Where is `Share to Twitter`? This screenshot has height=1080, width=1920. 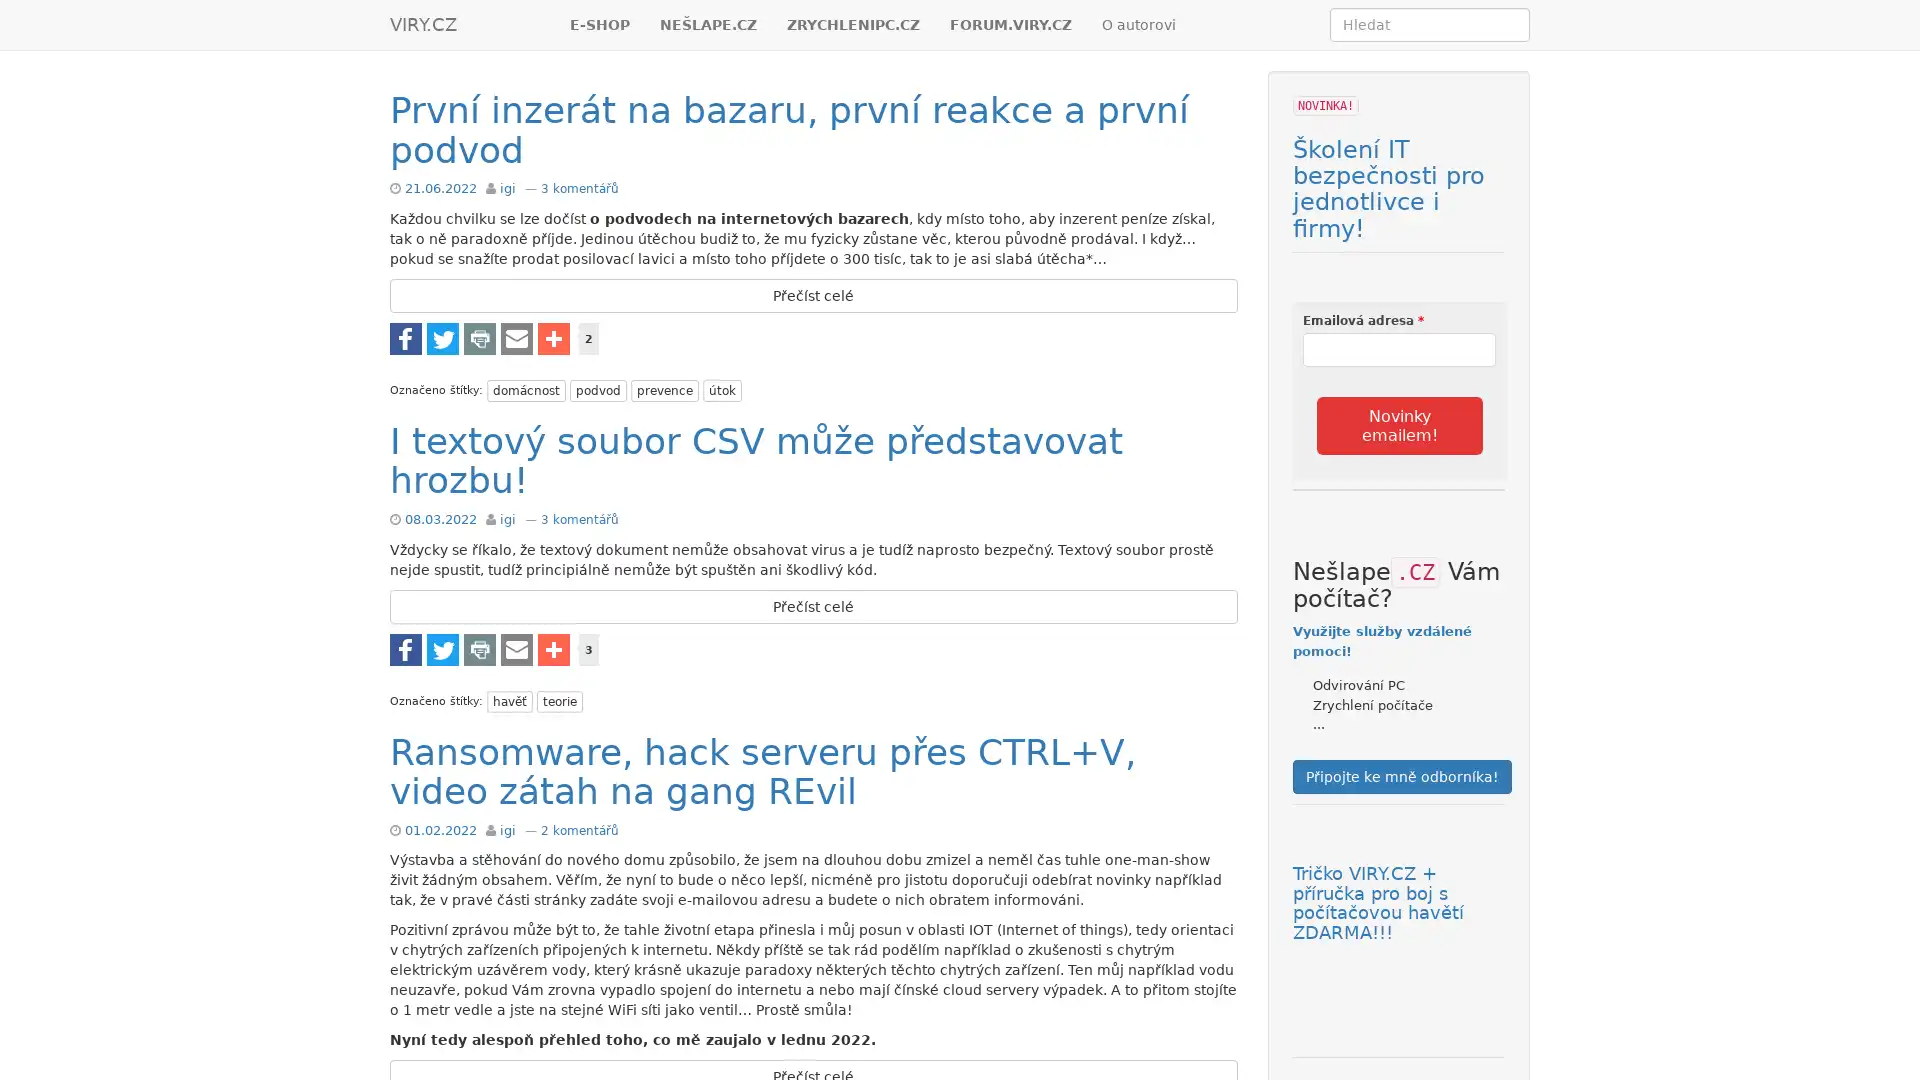
Share to Twitter is located at coordinates (441, 648).